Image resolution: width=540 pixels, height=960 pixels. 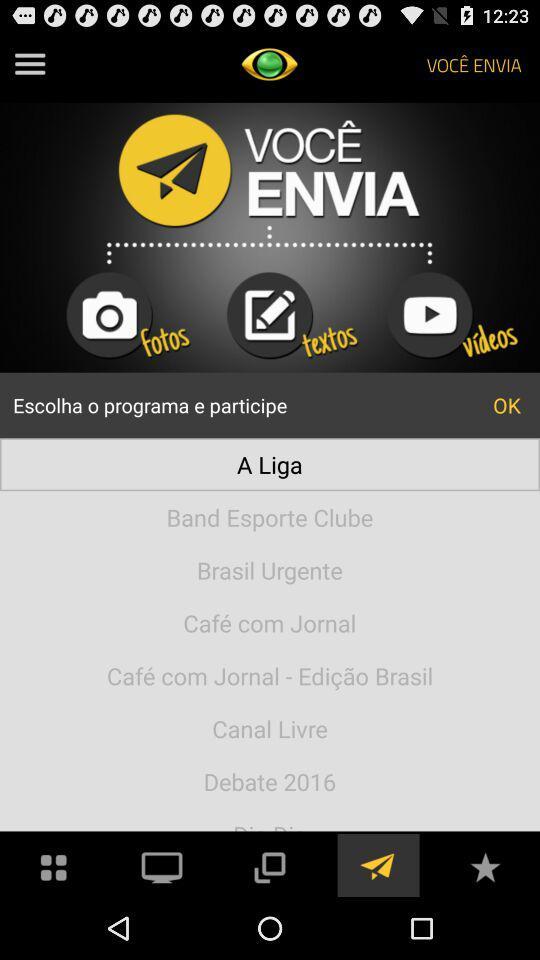 I want to click on open in new screen, so click(x=269, y=864).